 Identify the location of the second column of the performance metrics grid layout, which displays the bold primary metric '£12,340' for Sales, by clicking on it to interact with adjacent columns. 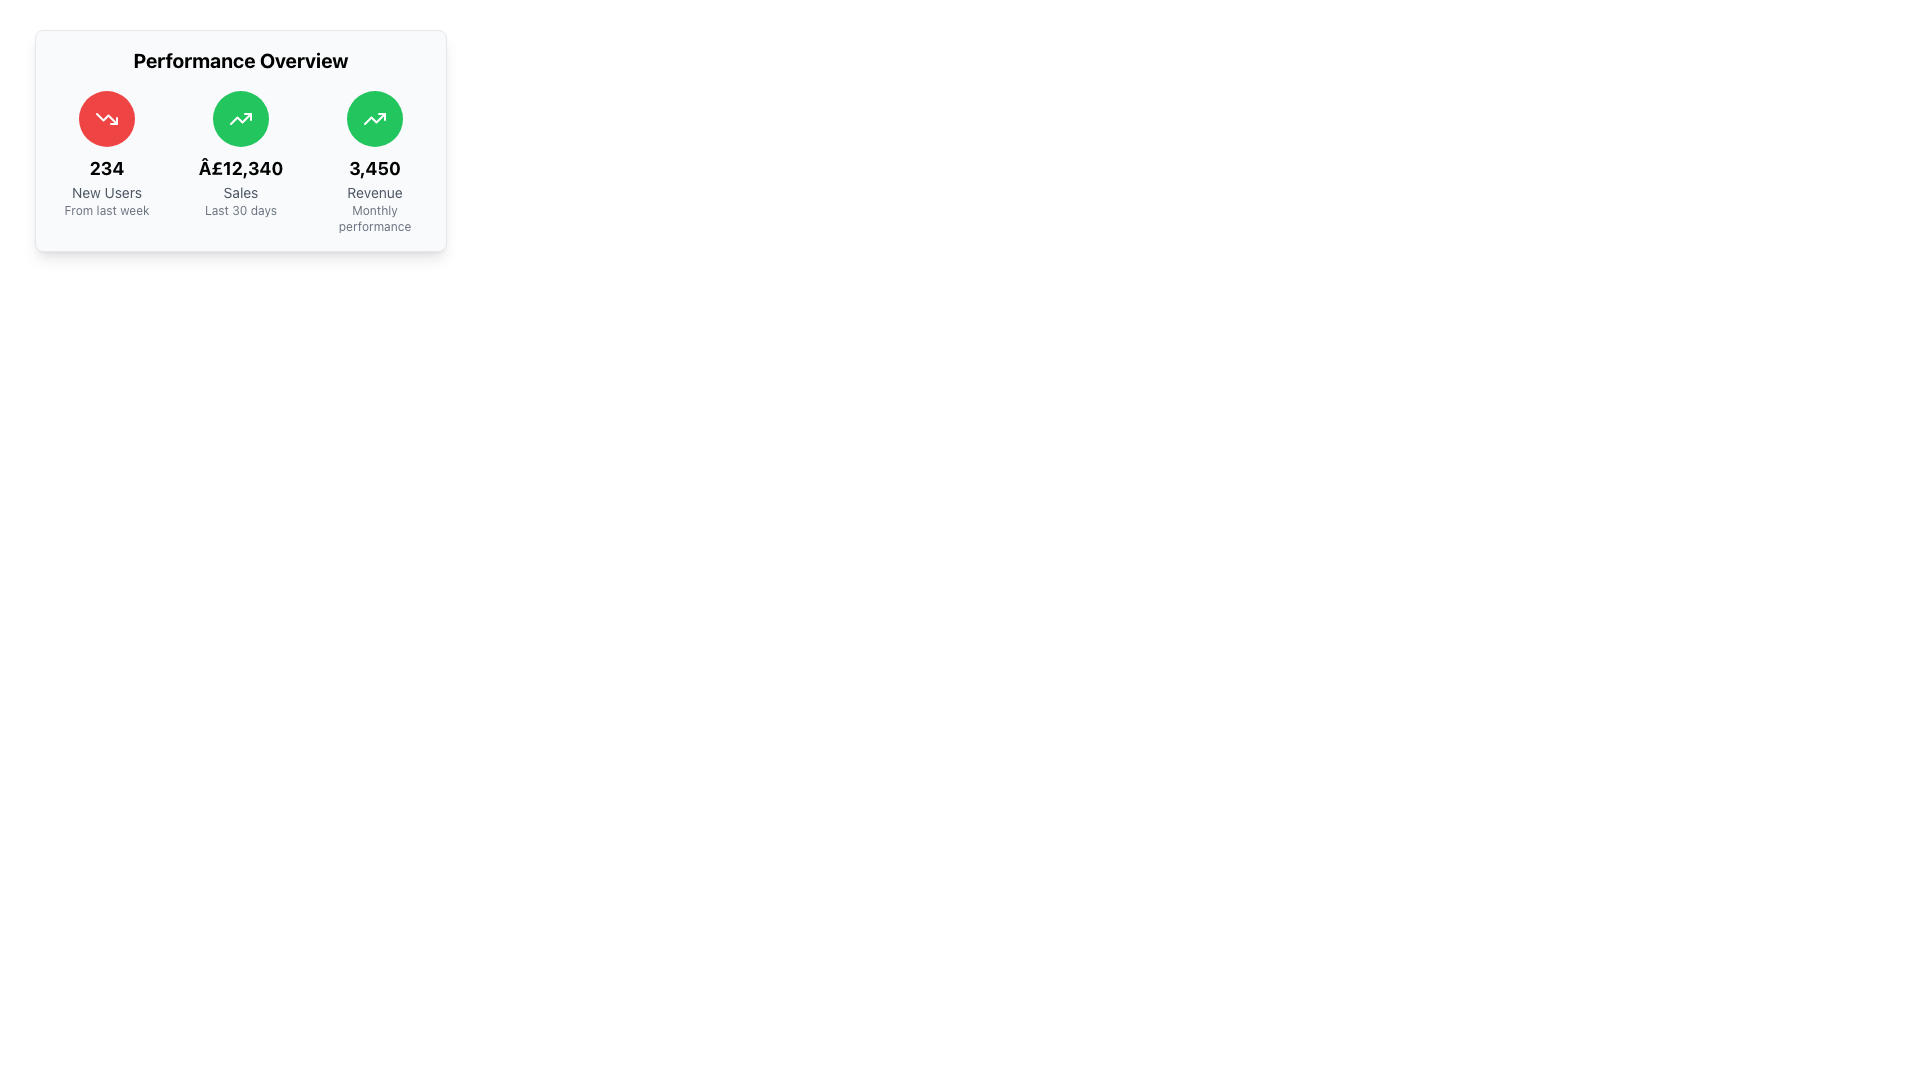
(240, 161).